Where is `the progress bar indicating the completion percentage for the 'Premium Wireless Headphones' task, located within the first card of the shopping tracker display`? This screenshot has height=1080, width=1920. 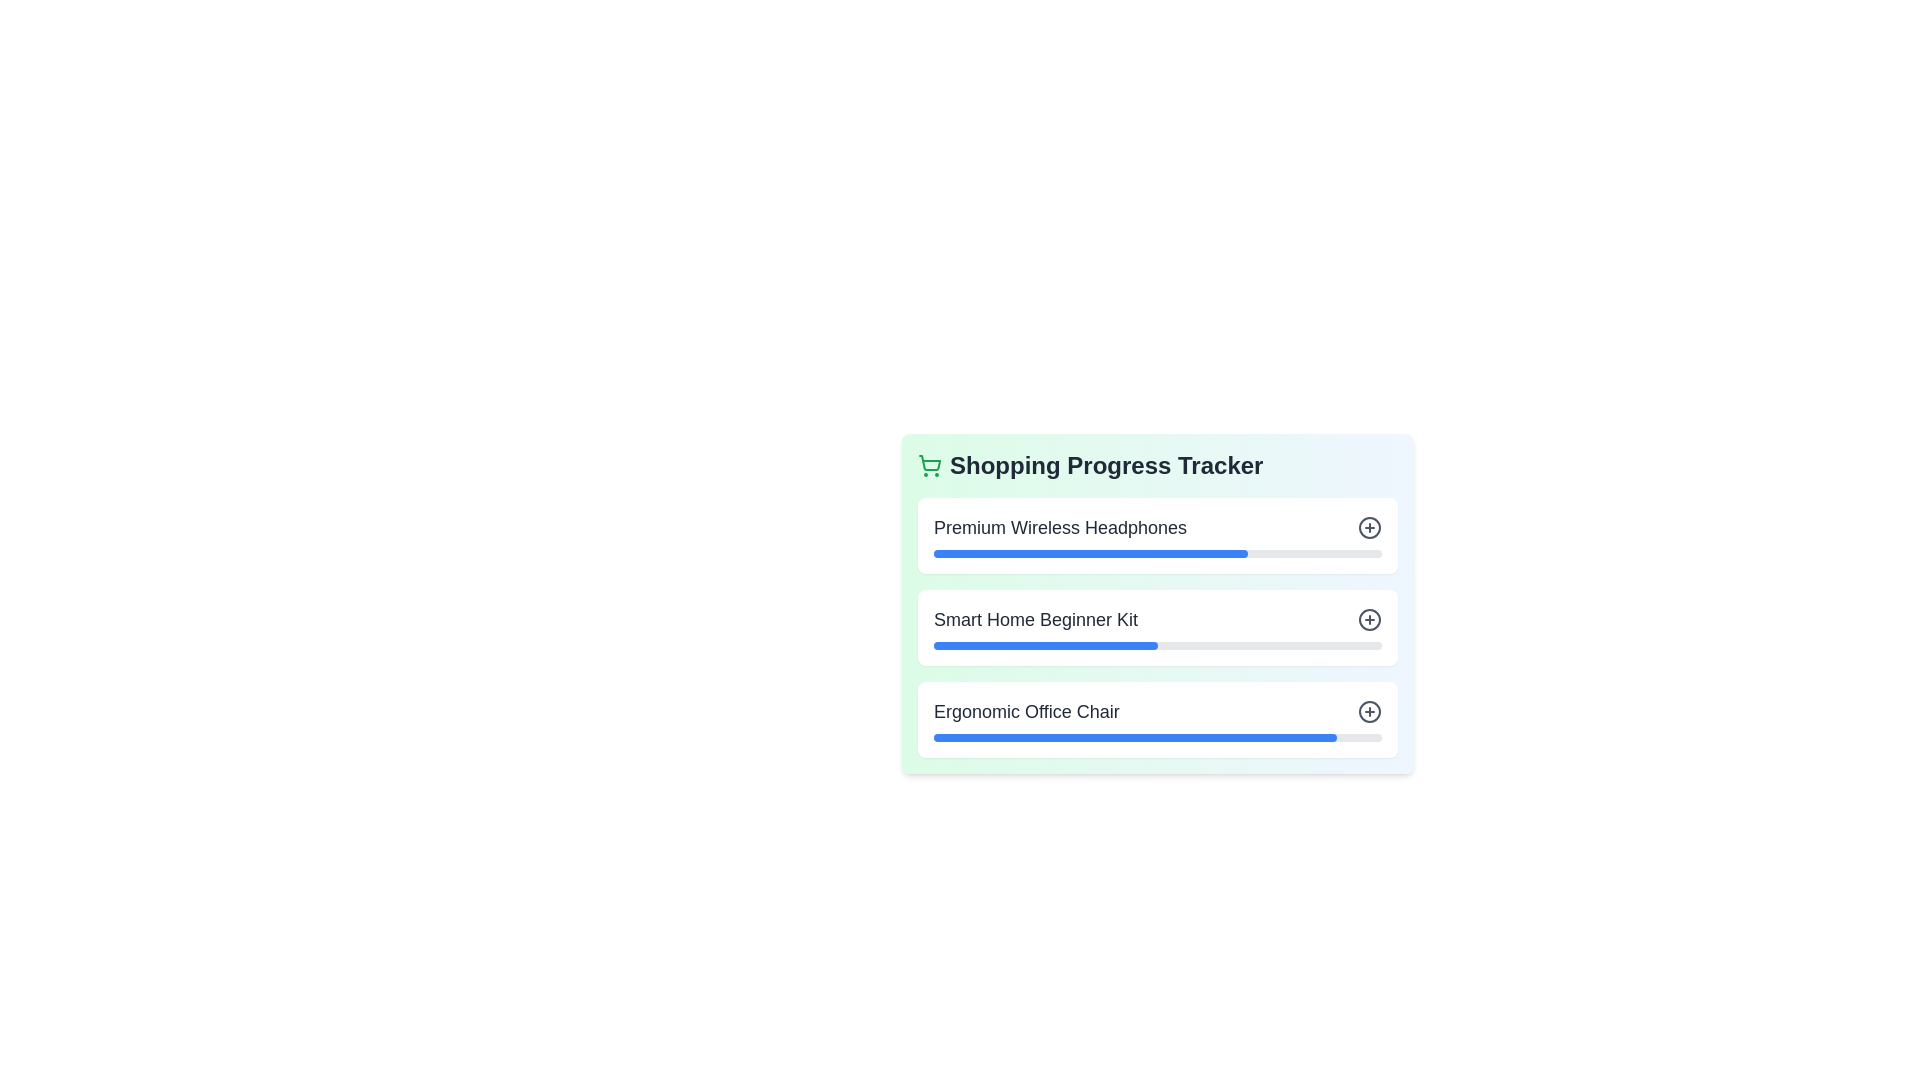 the progress bar indicating the completion percentage for the 'Premium Wireless Headphones' task, located within the first card of the shopping tracker display is located at coordinates (1157, 554).